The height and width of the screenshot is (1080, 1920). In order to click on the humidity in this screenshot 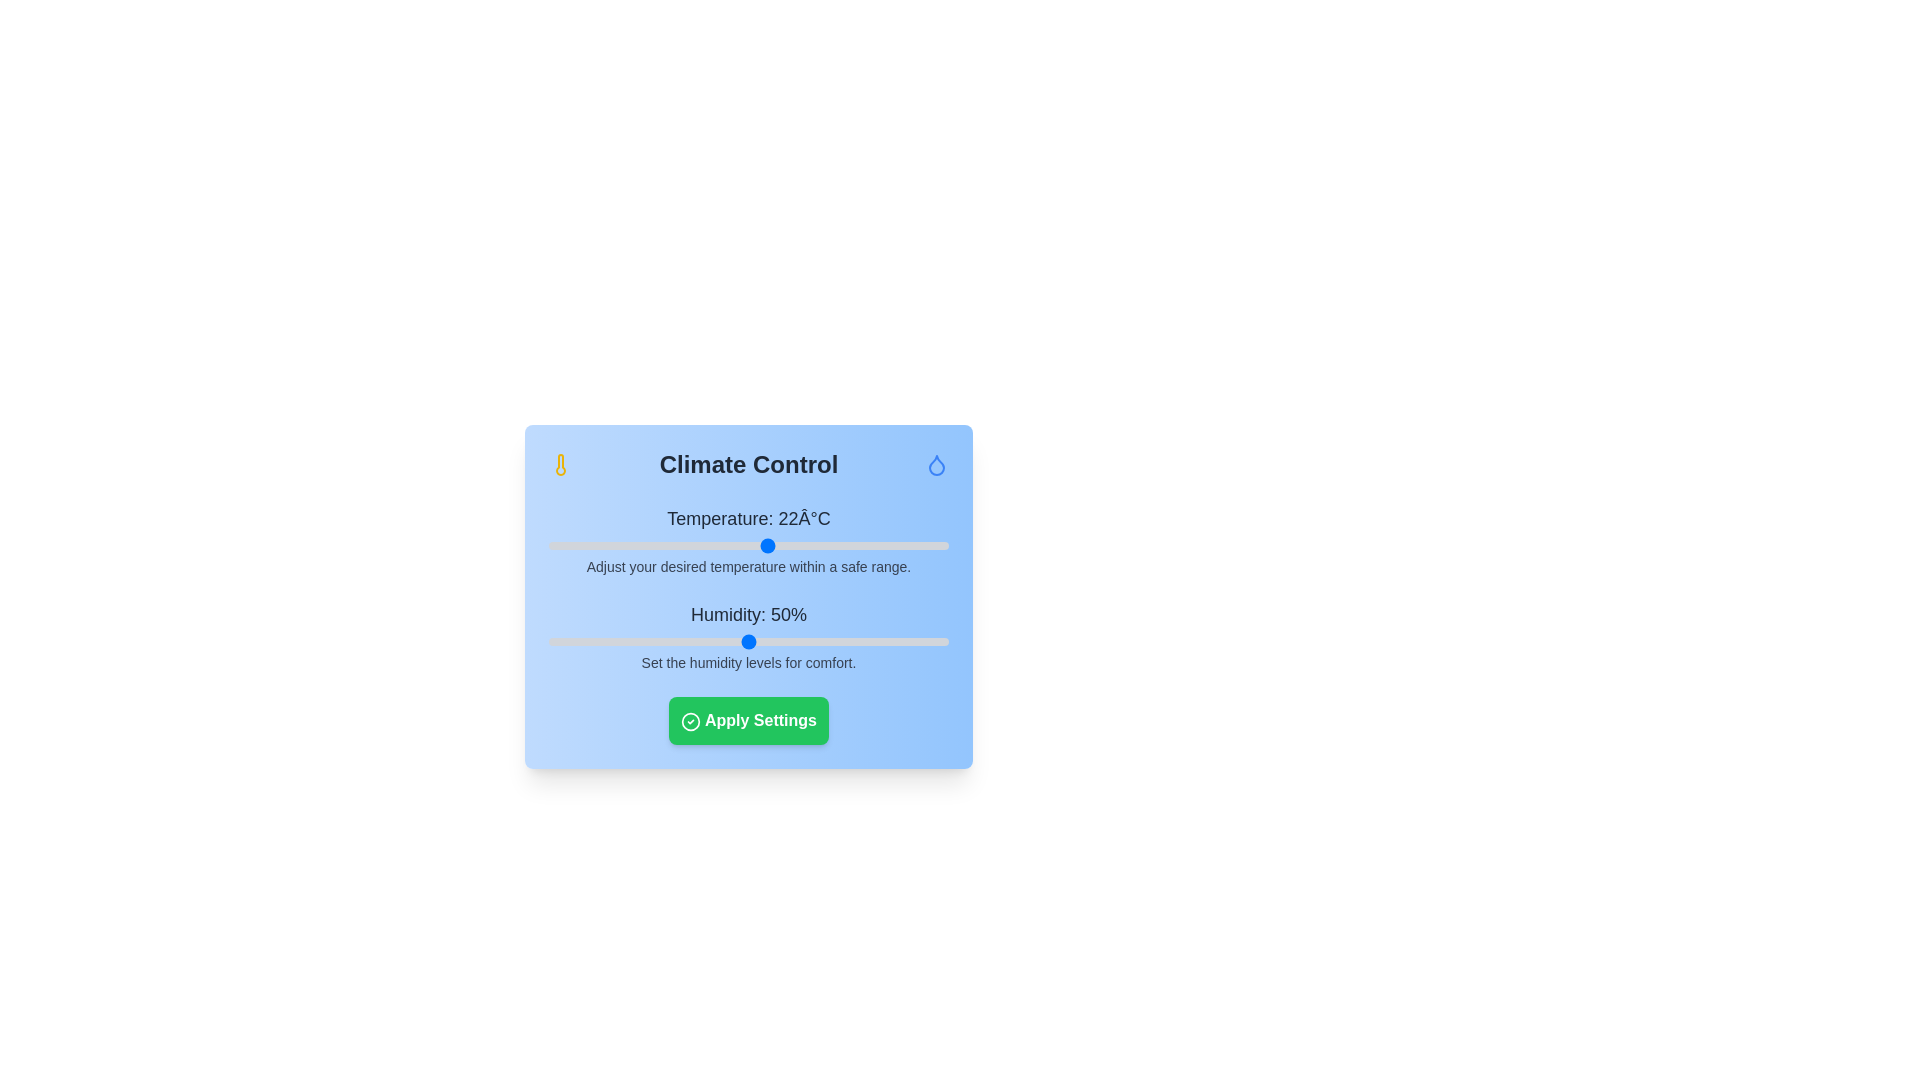, I will do `click(763, 641)`.